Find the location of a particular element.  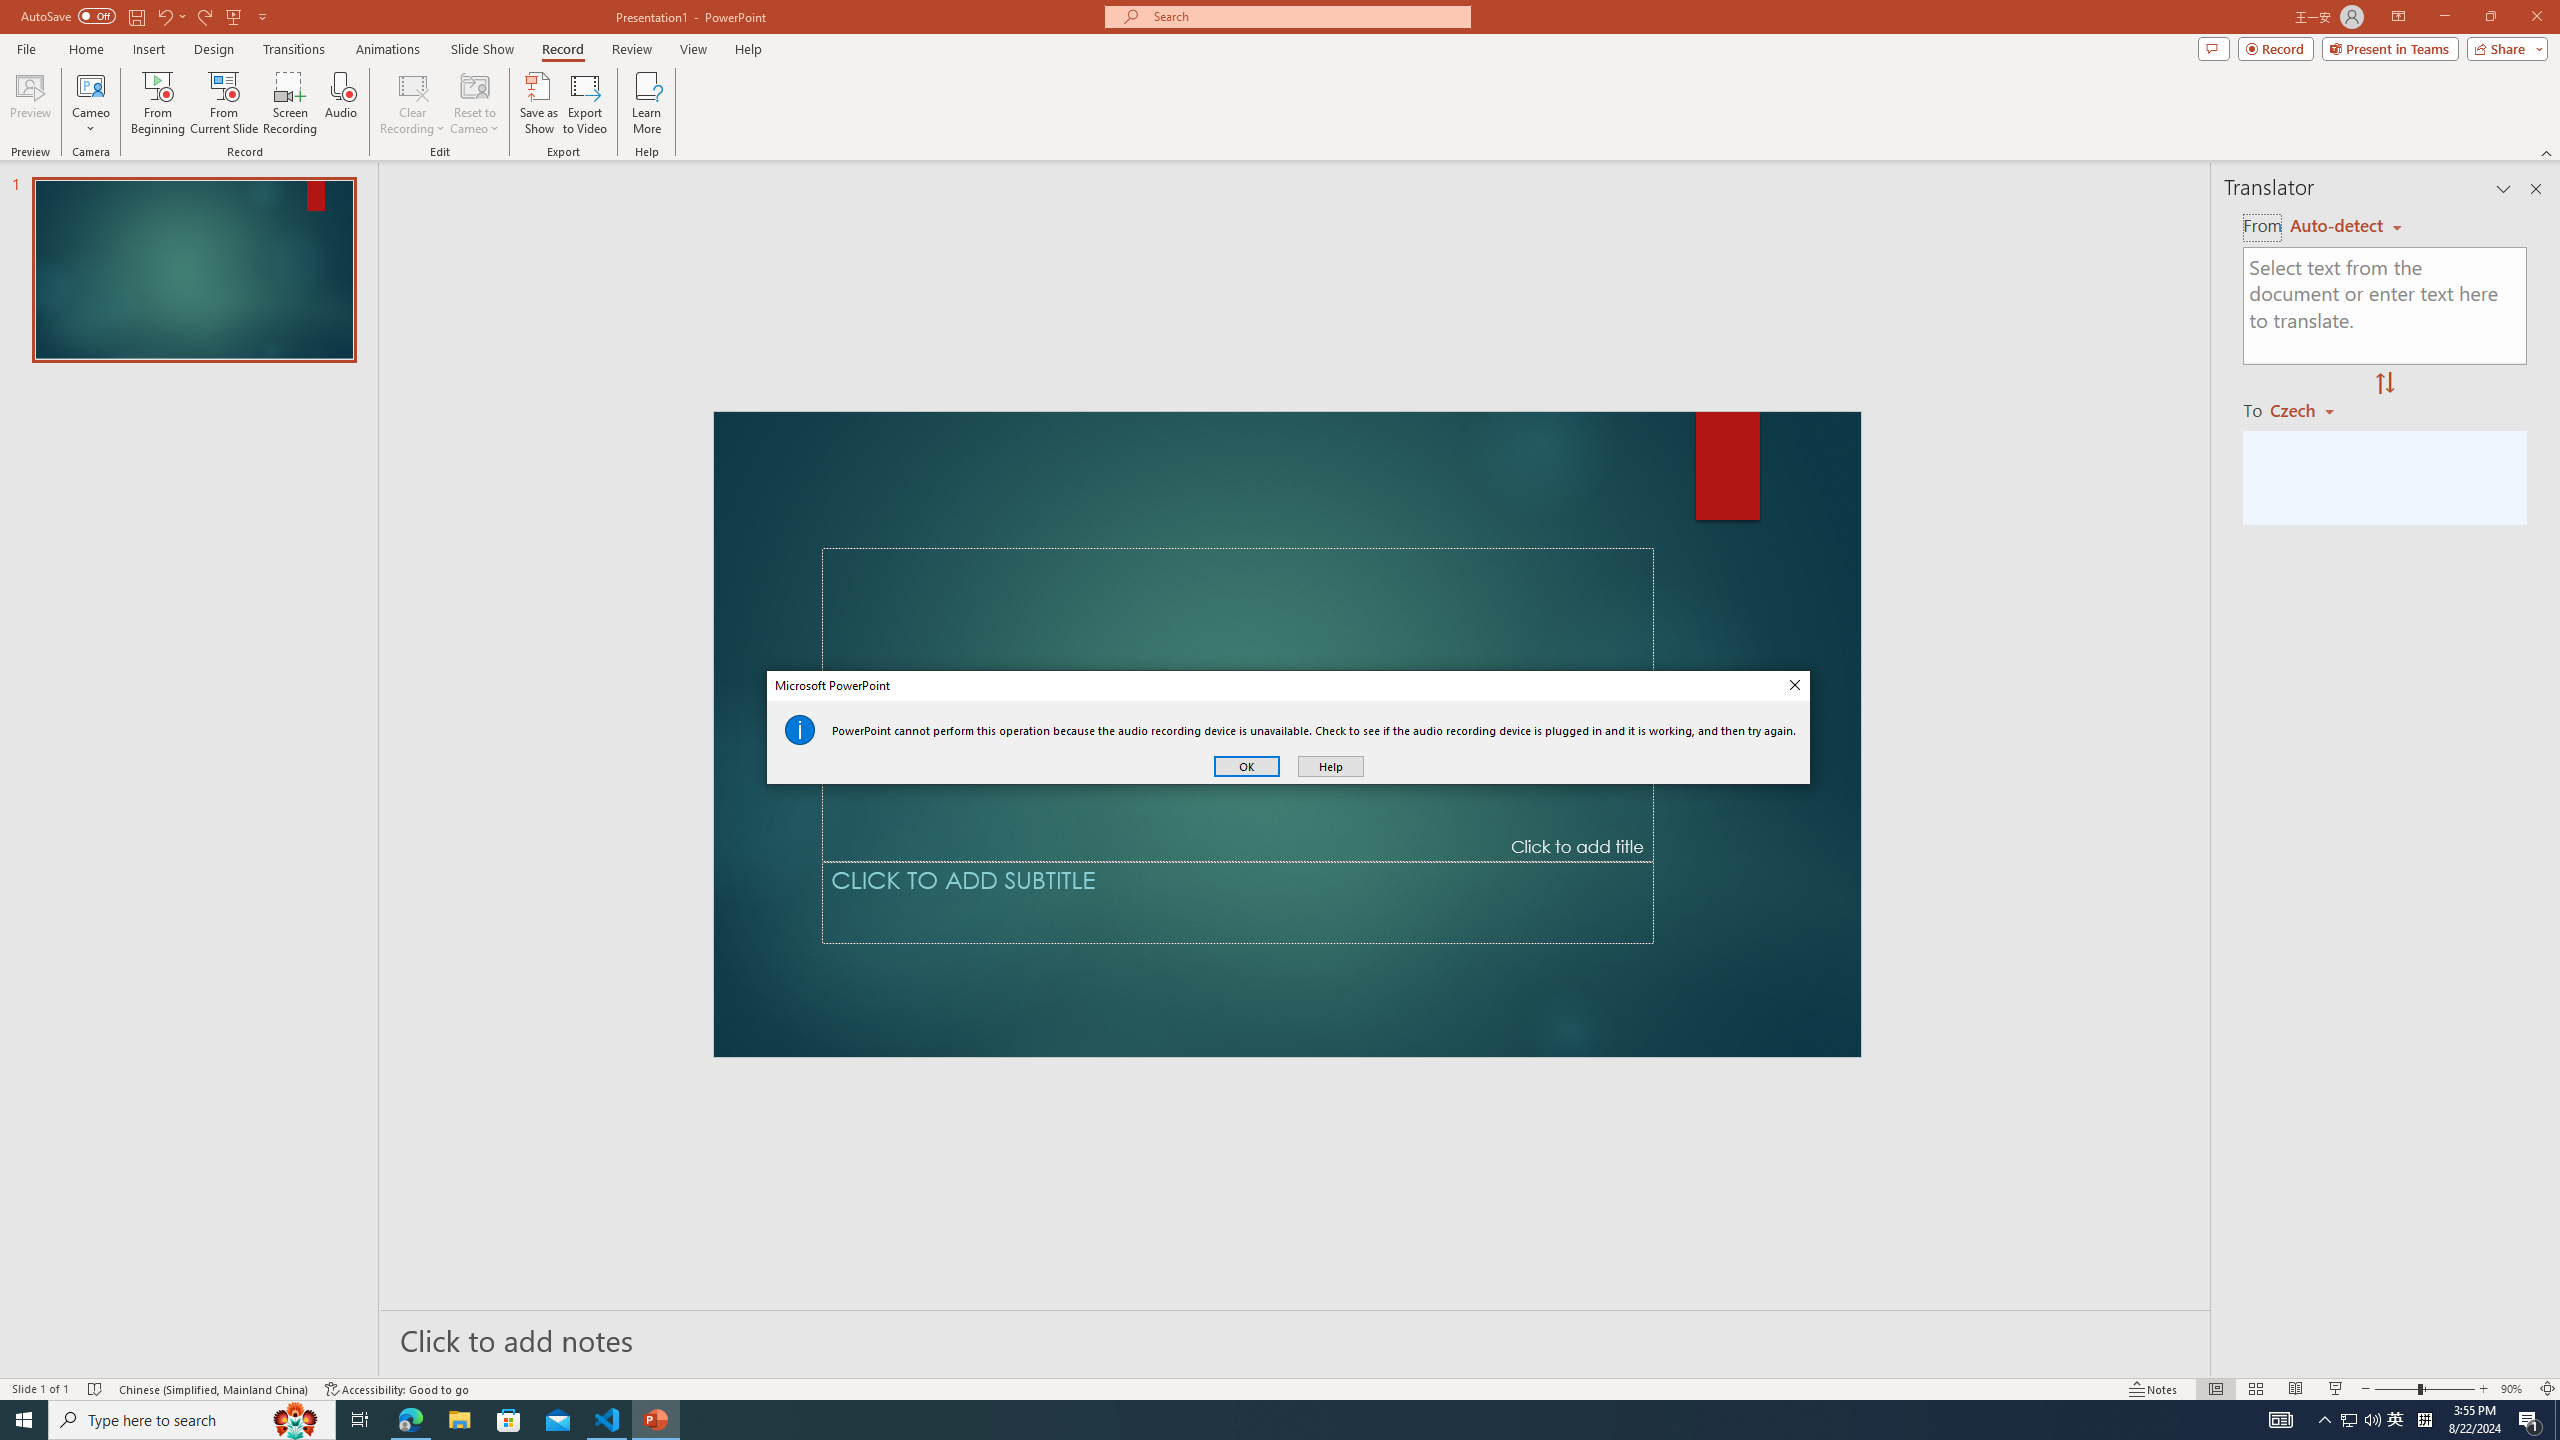

'Zoom 90%' is located at coordinates (2515, 1389).